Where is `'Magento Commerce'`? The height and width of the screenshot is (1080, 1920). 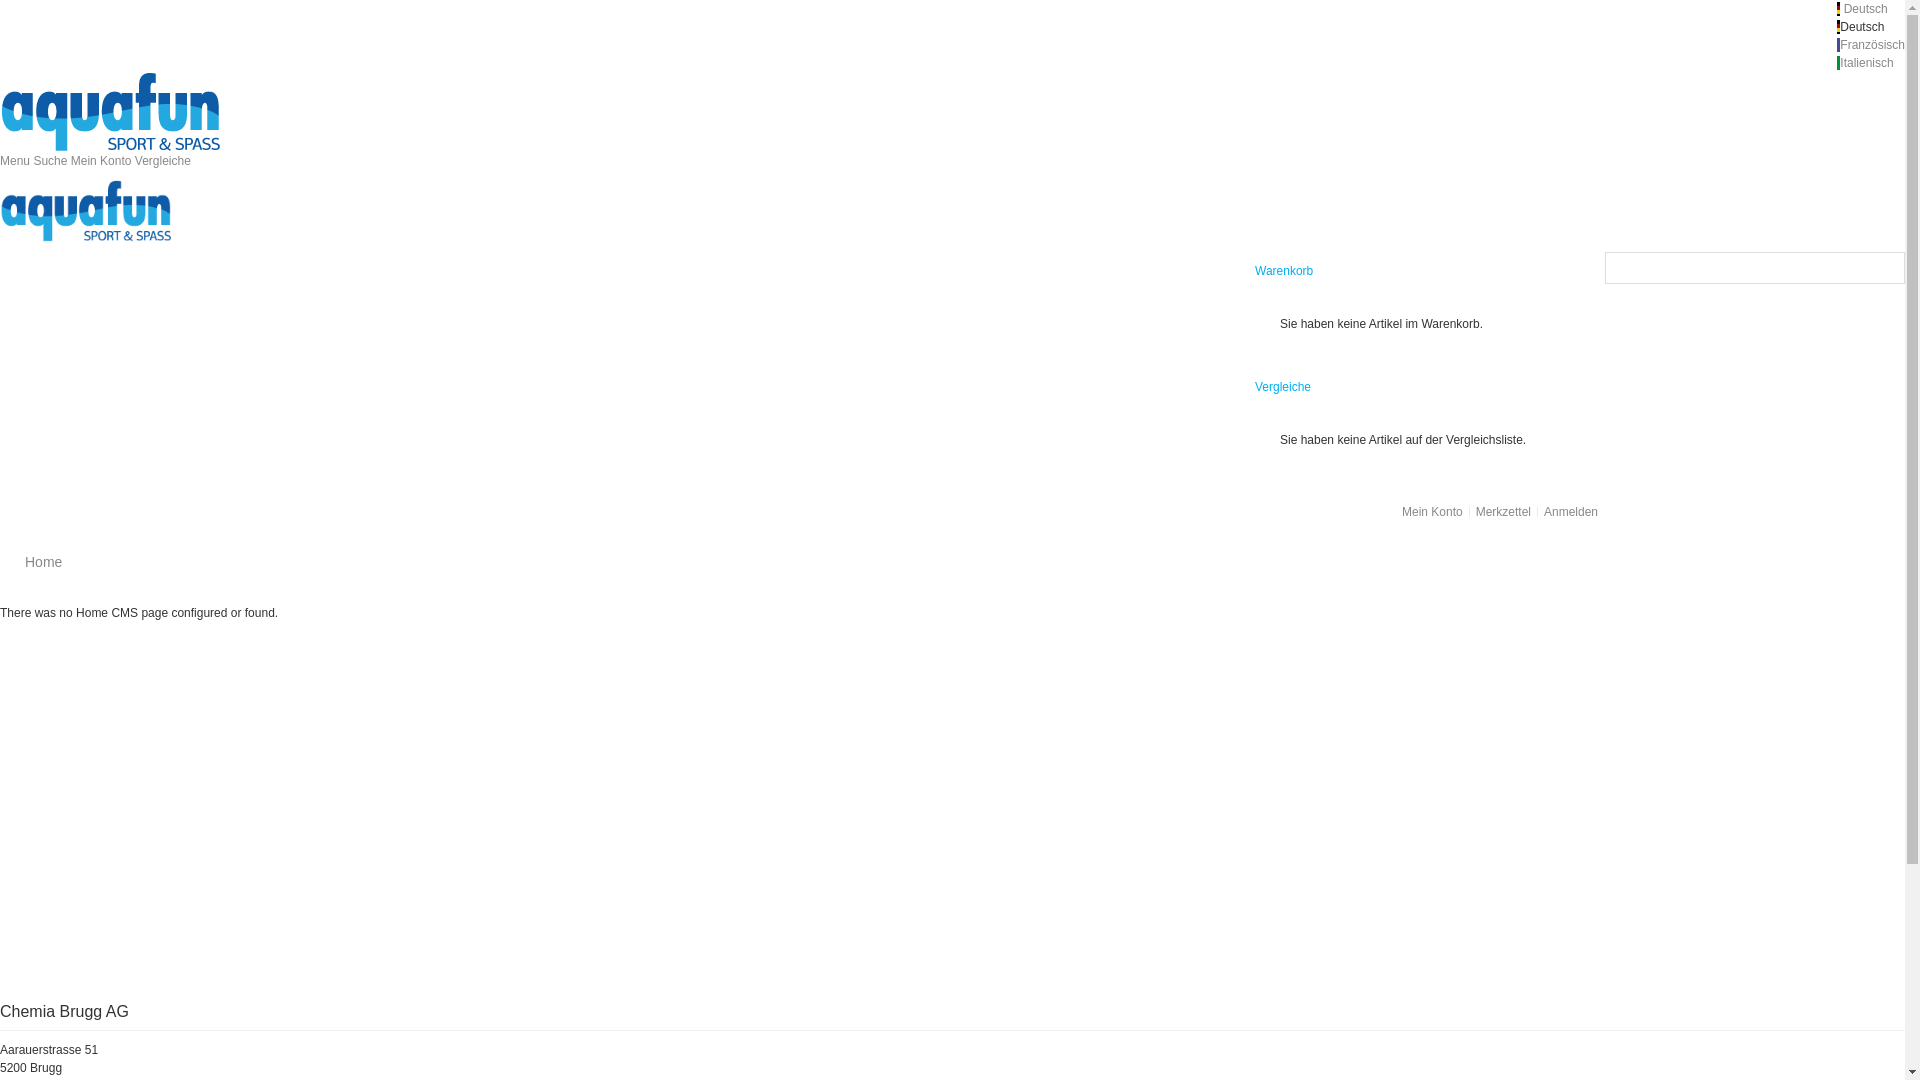 'Magento Commerce' is located at coordinates (109, 211).